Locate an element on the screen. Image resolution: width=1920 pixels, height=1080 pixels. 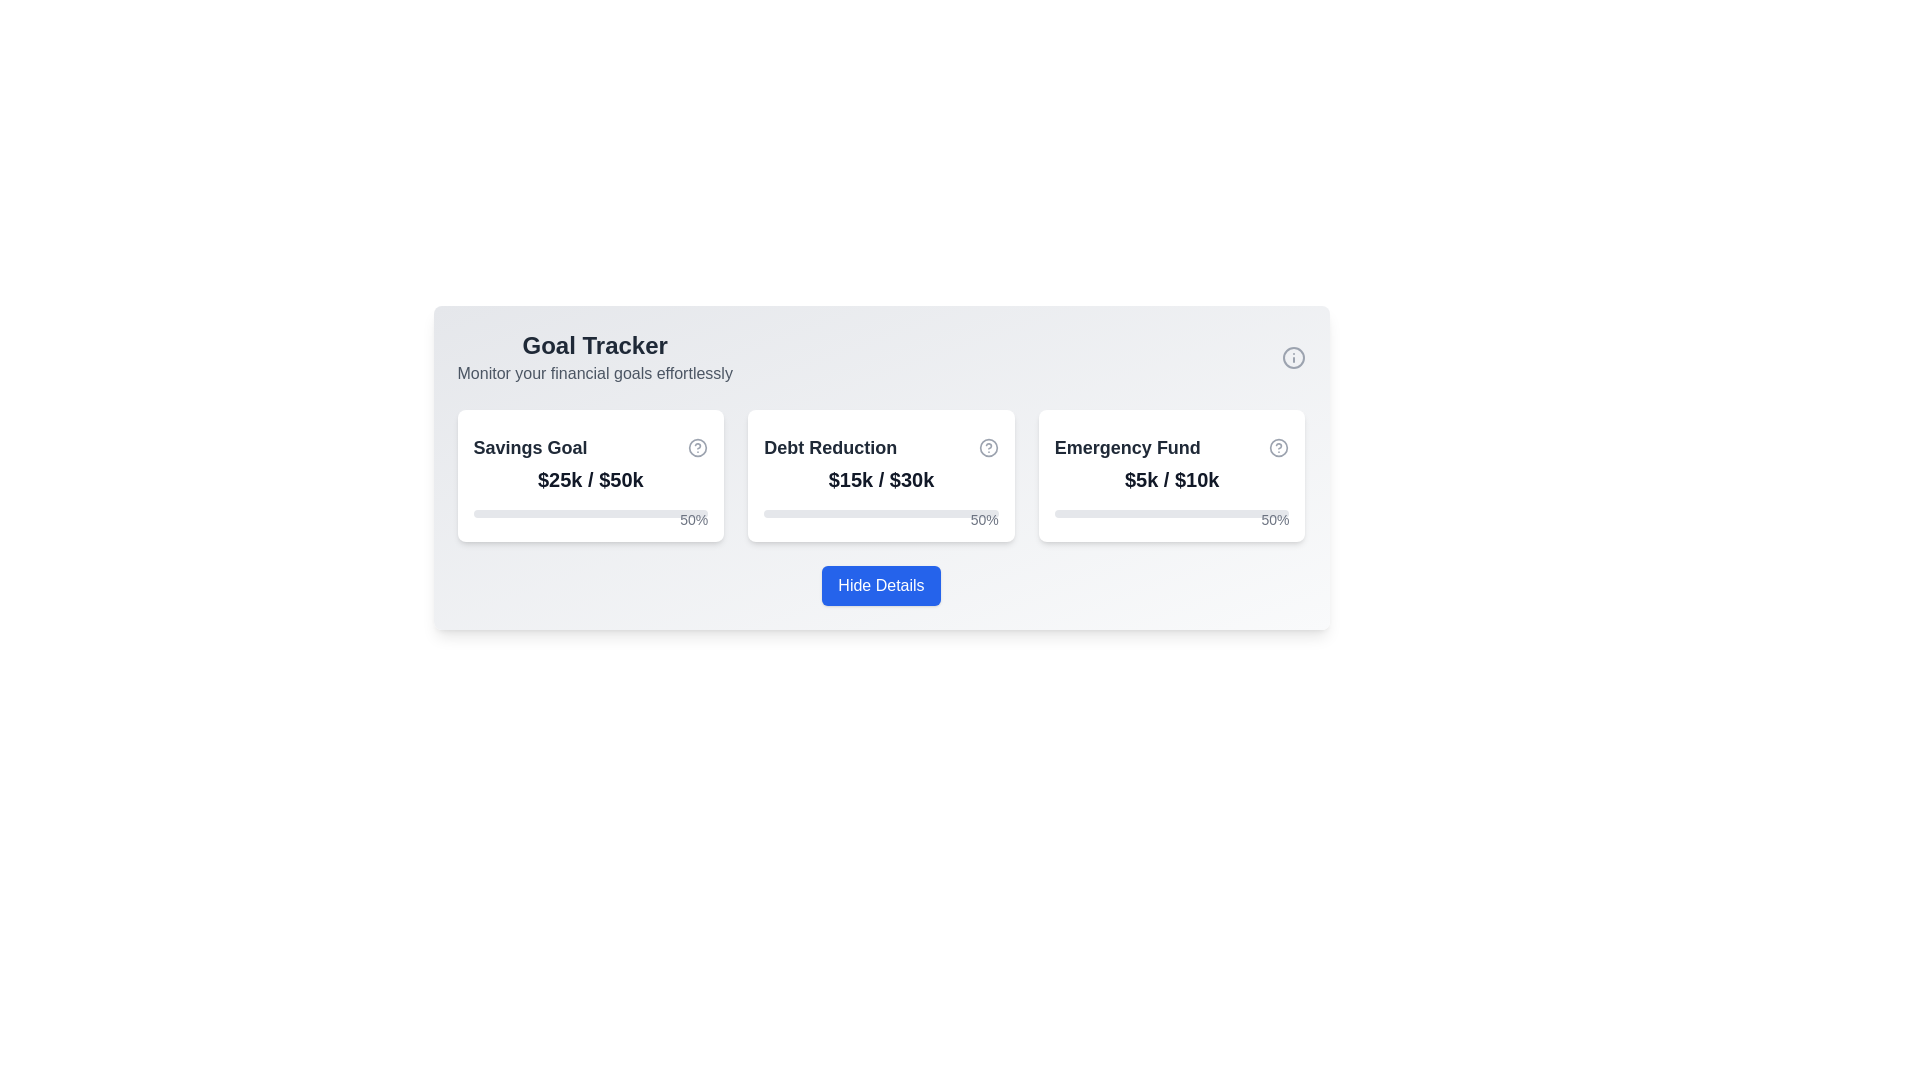
the progress bar in the 'Savings Goal' card, which displays a partially filled green segment and a percentage label of '50%' is located at coordinates (589, 512).